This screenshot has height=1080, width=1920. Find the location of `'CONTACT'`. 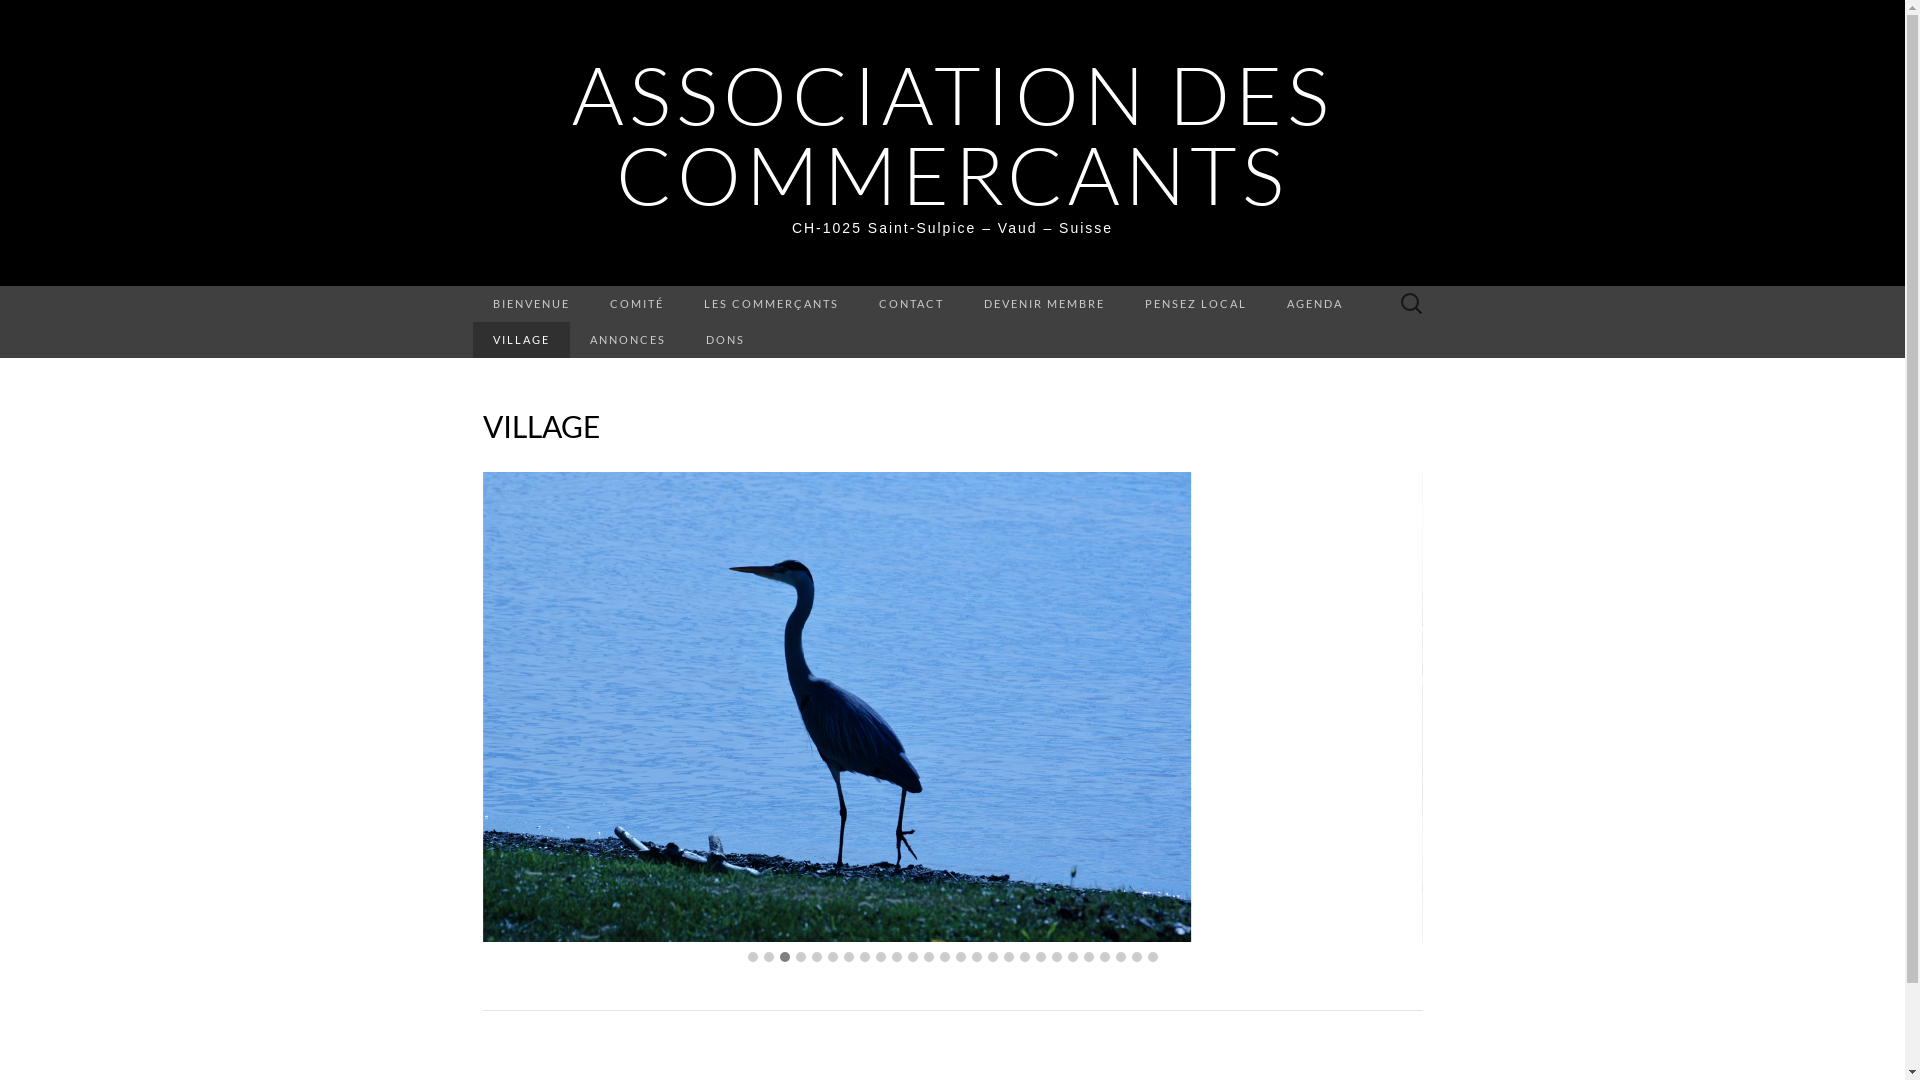

'CONTACT' is located at coordinates (858, 304).